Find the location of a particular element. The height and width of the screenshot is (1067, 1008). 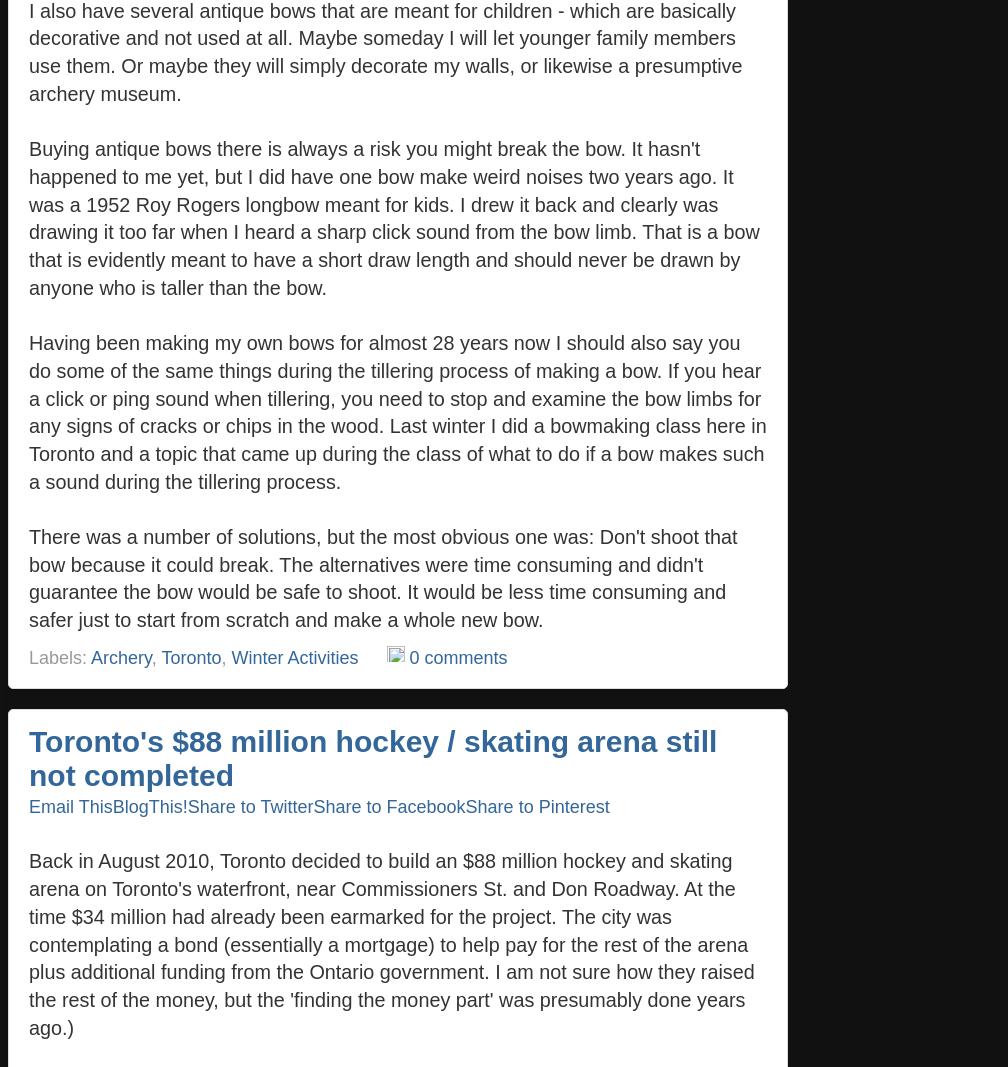

'Having been making my own bows for almost 28 years now I should also say you do some of the same things during the tillering process of making a bow. If you hear a click or ping sound when tillering, you need to stop and examine the bow limbs for any signs of cracks or chips in the wood. Last winter I did a bowmaking class here in Toronto and a topic that came up during the class of what to do if a bow makes such a sound during the tillering process.' is located at coordinates (397, 410).